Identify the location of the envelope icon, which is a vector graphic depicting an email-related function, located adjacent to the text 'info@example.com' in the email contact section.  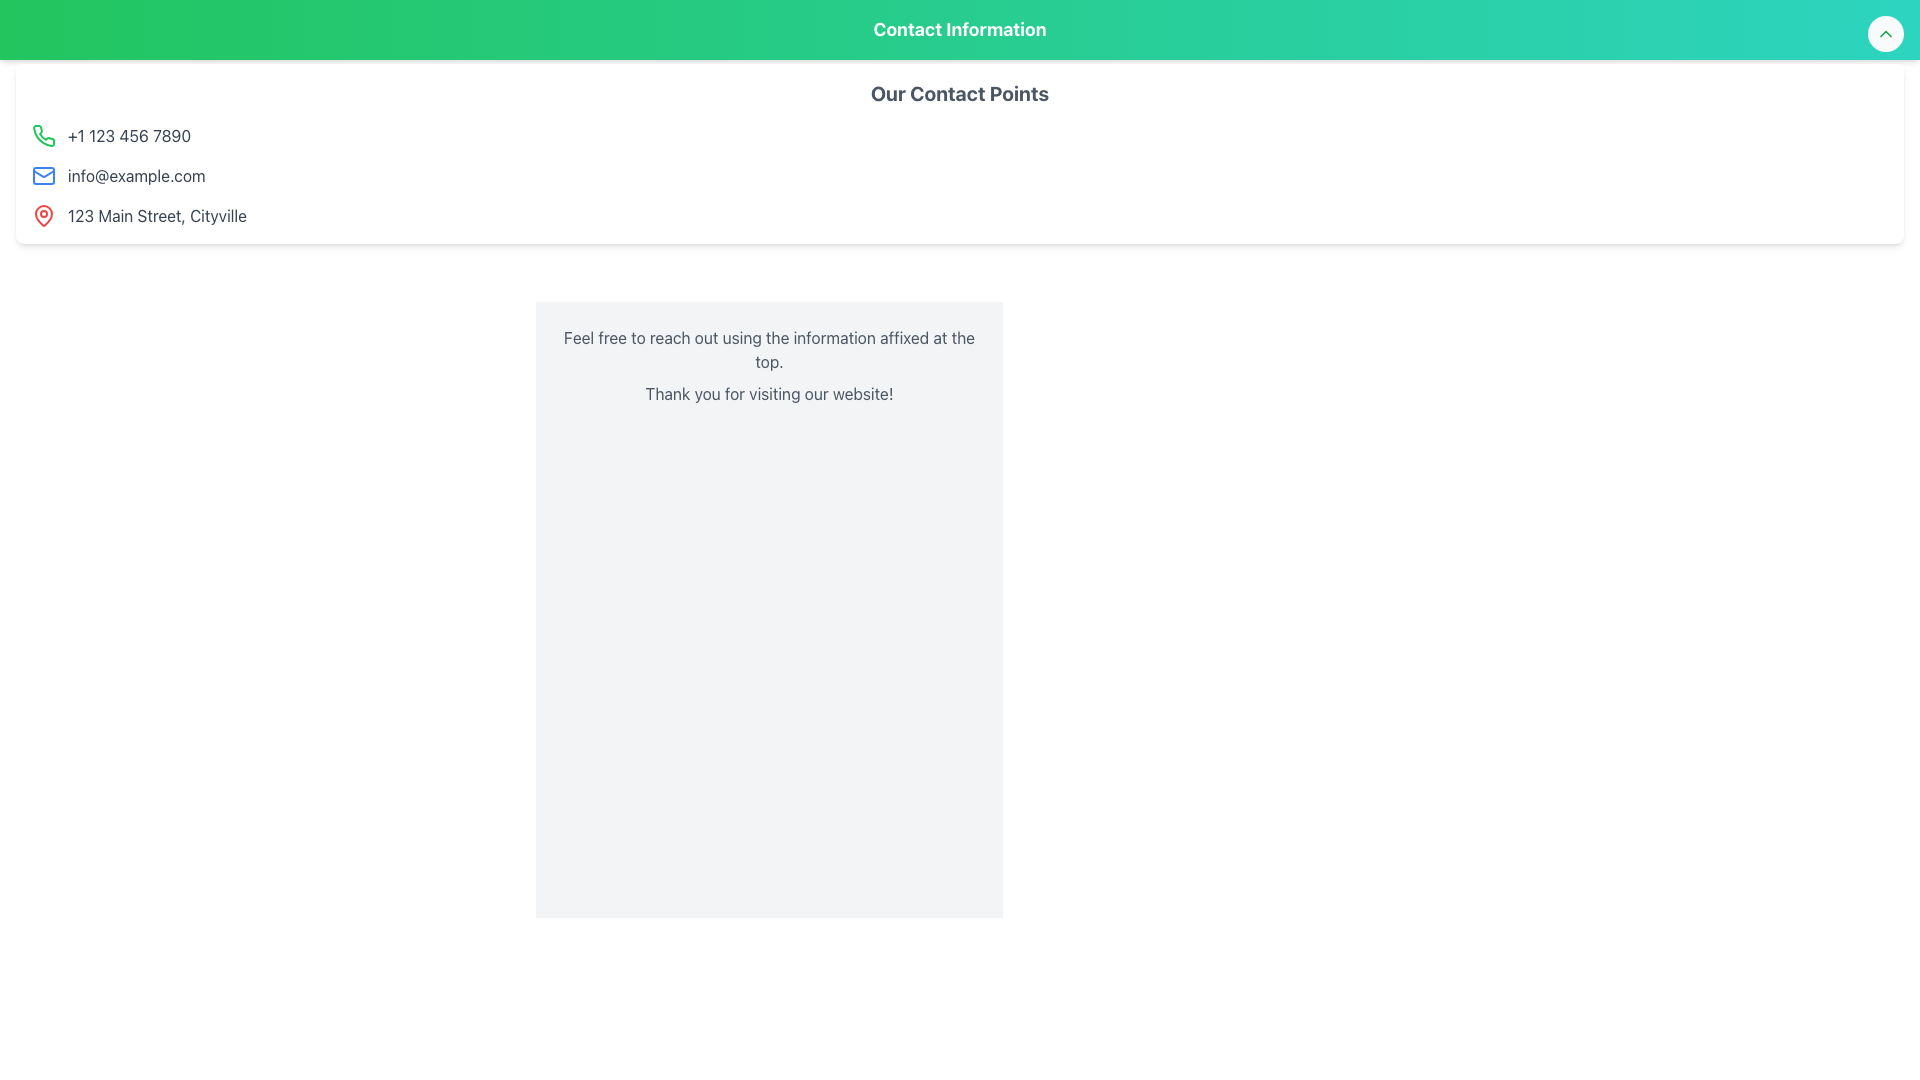
(43, 172).